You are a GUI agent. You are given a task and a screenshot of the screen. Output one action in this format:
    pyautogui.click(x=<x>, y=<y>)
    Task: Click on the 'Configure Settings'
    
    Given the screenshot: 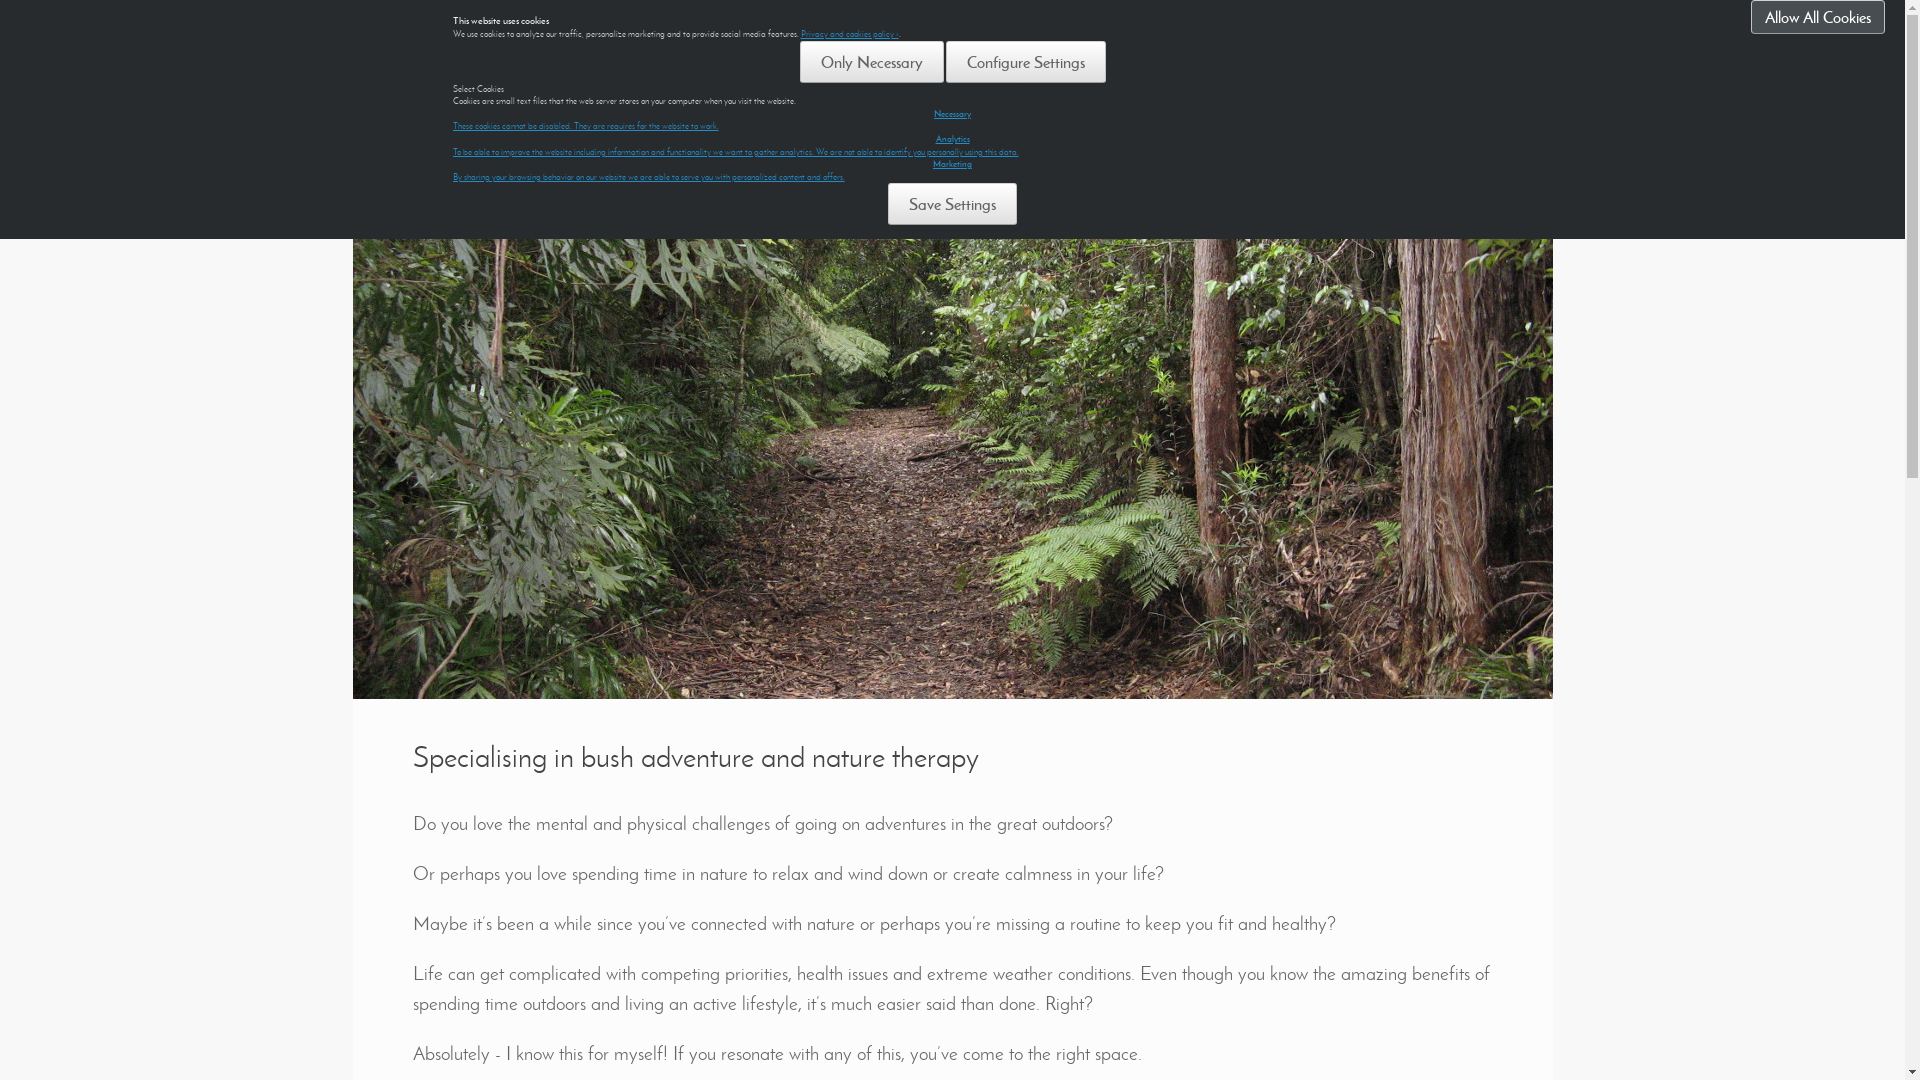 What is the action you would take?
    pyautogui.click(x=1026, y=60)
    